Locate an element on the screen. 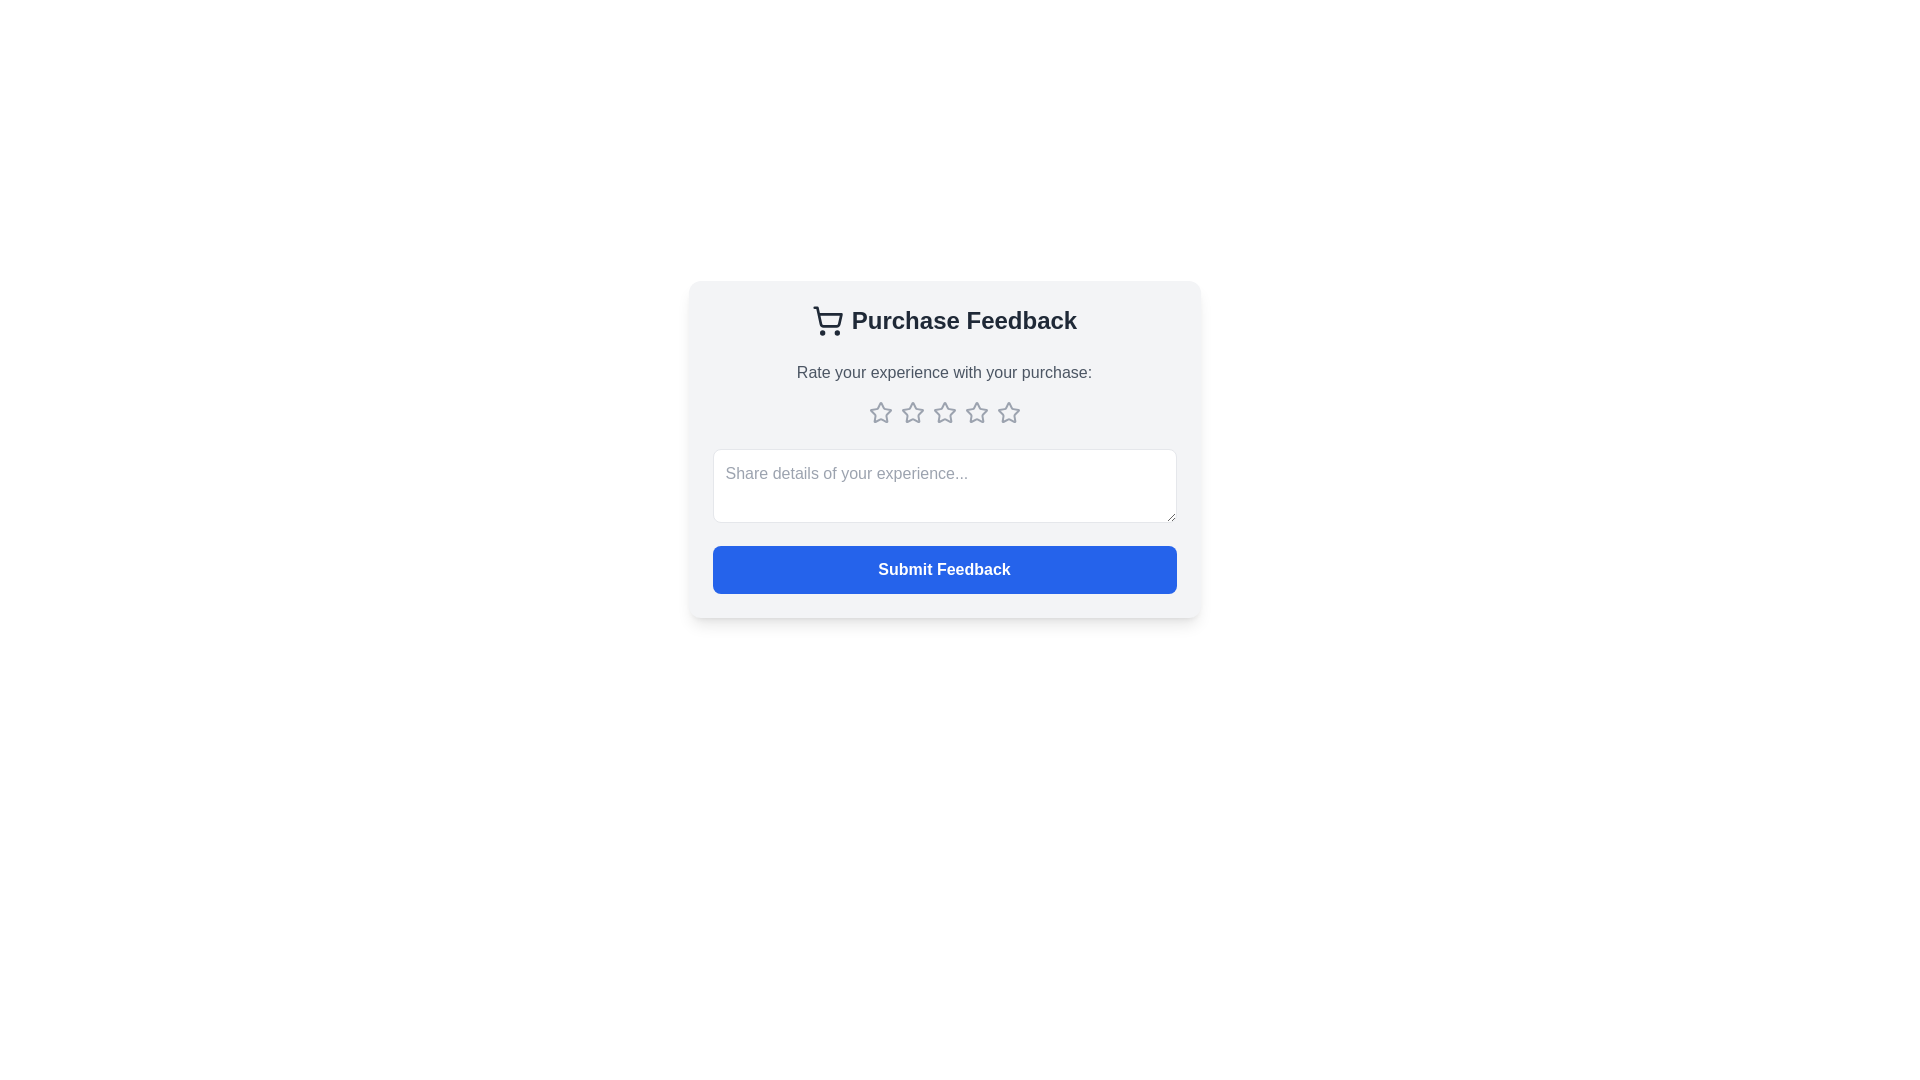 This screenshot has width=1920, height=1080. the header with an icon indicating the purpose of the feedback section related to a purchase is located at coordinates (943, 319).